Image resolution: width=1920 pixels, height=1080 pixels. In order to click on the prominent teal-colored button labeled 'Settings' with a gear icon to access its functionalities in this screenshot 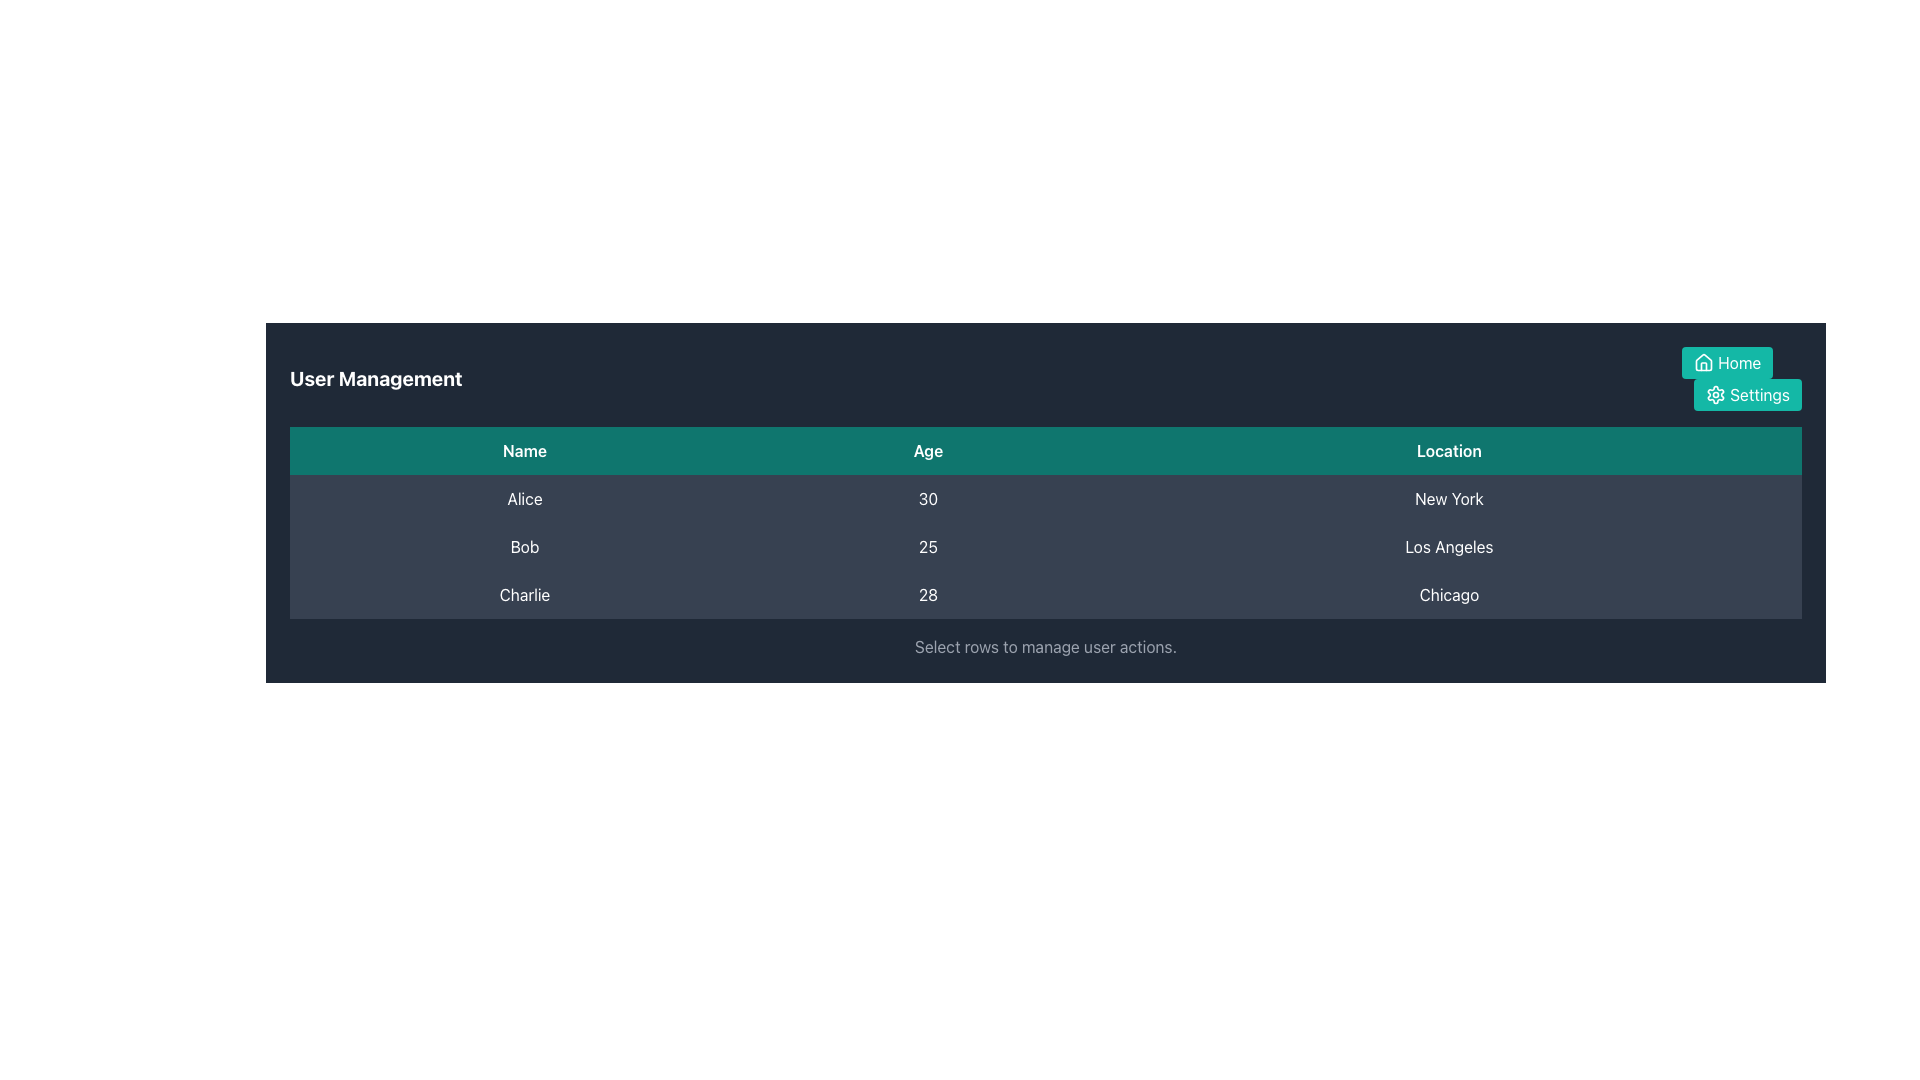, I will do `click(1746, 394)`.